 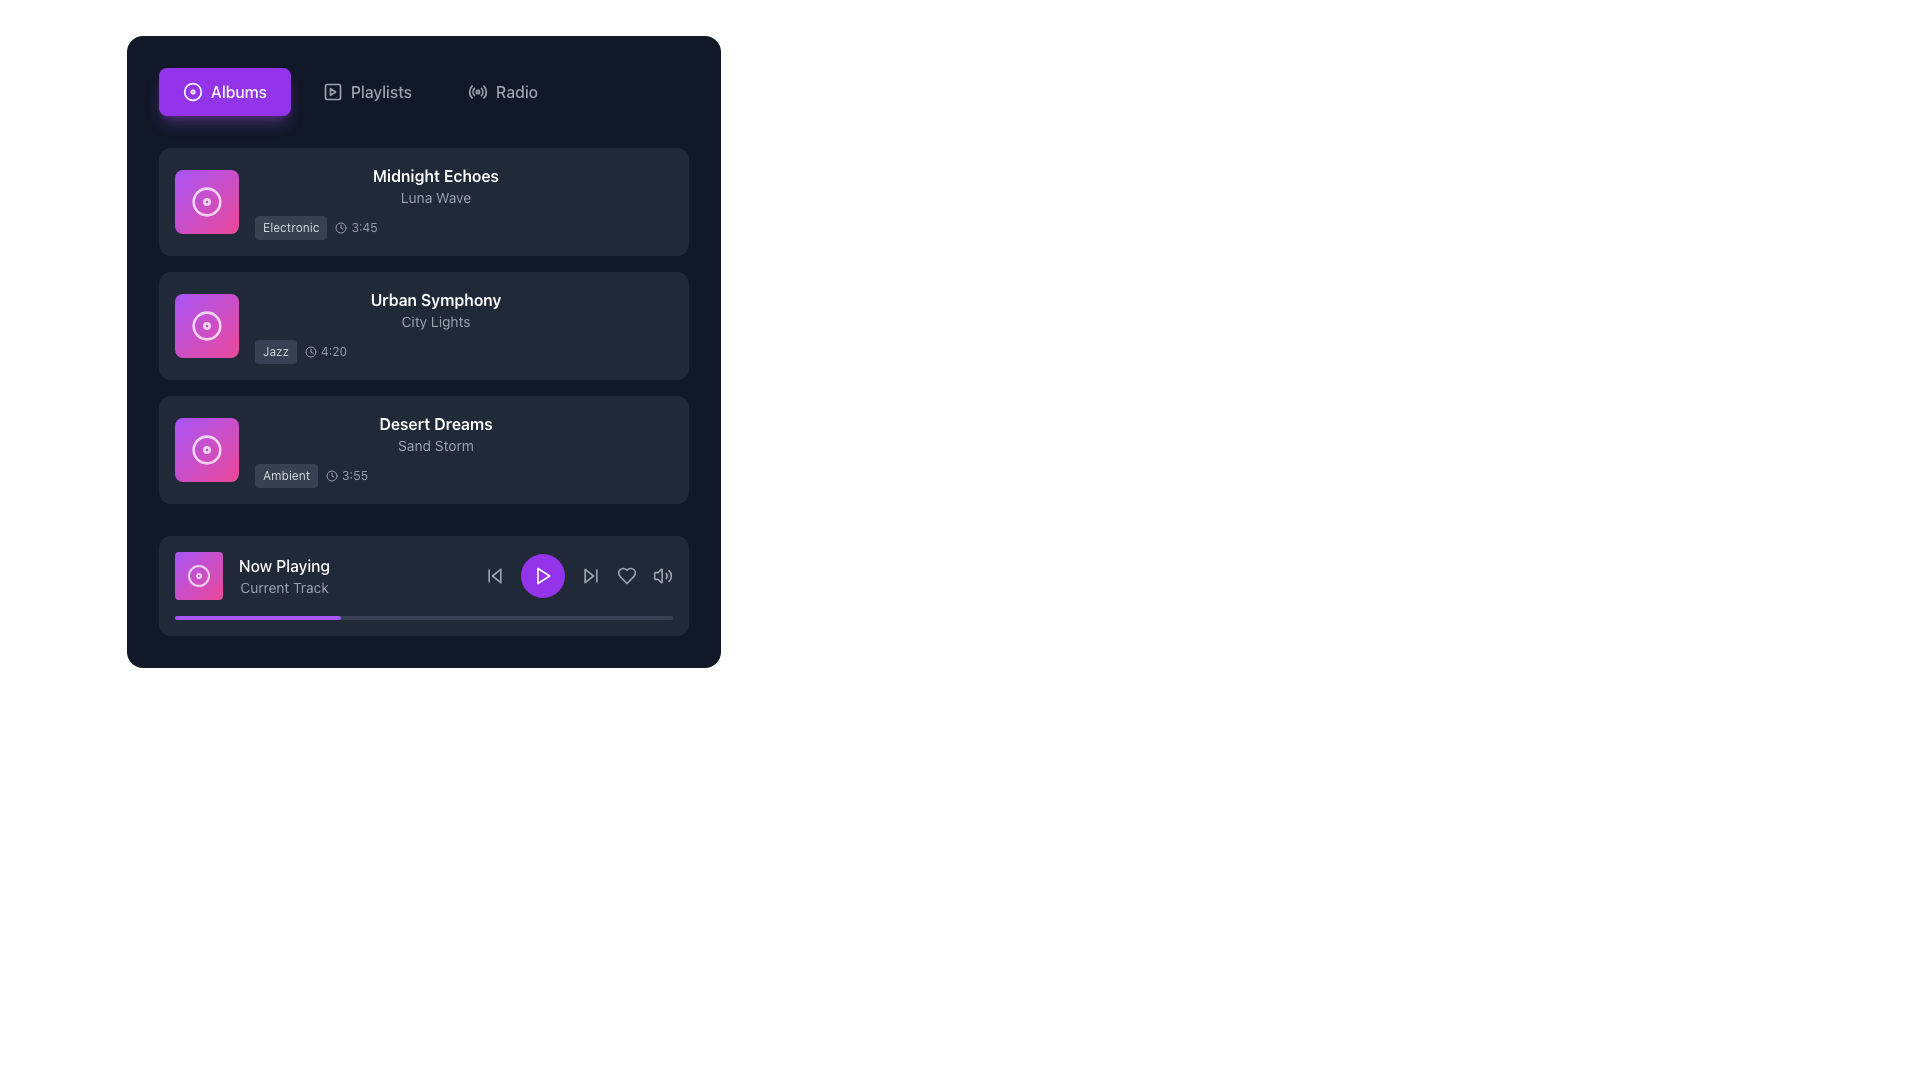 I want to click on the clock icon representing the duration of the track 'Midnight Echoes', located to the left of the text '3:45' in the metadata section, so click(x=341, y=226).